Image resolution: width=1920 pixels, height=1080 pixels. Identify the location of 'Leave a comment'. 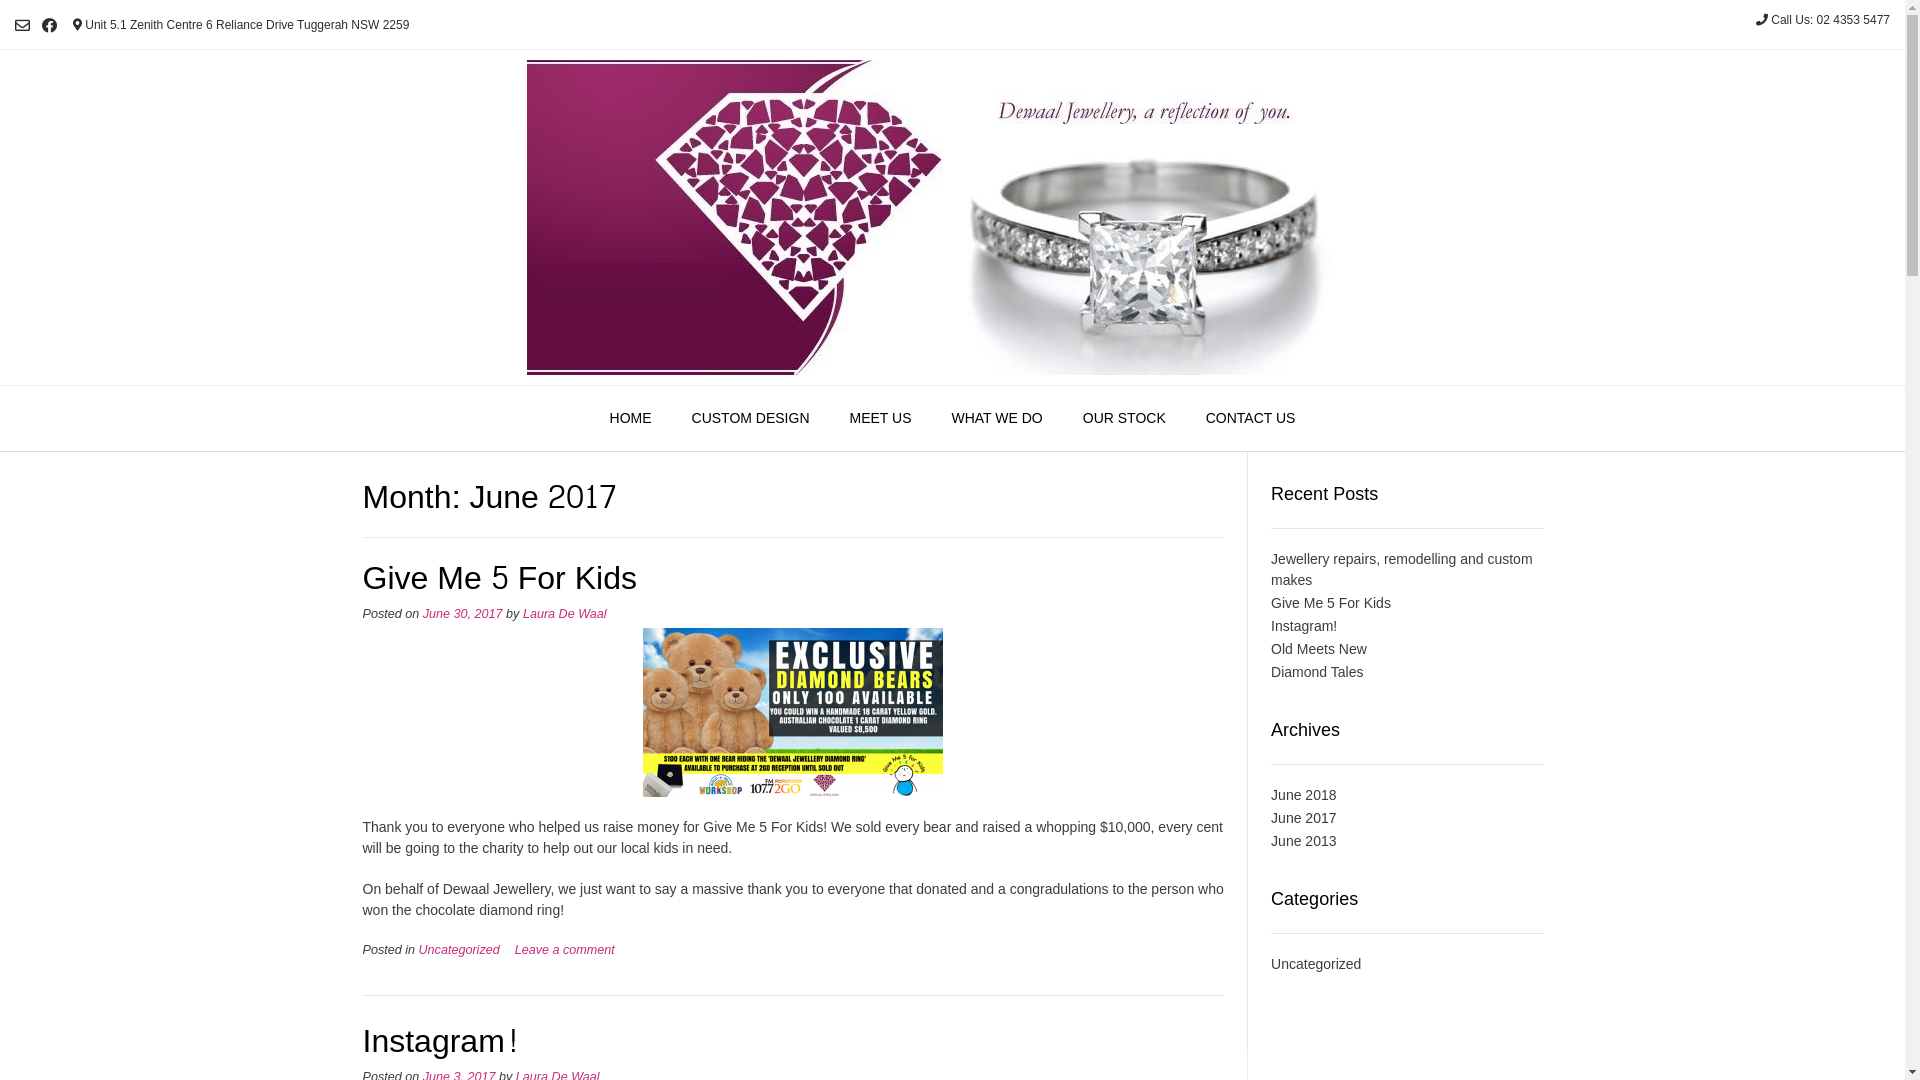
(564, 948).